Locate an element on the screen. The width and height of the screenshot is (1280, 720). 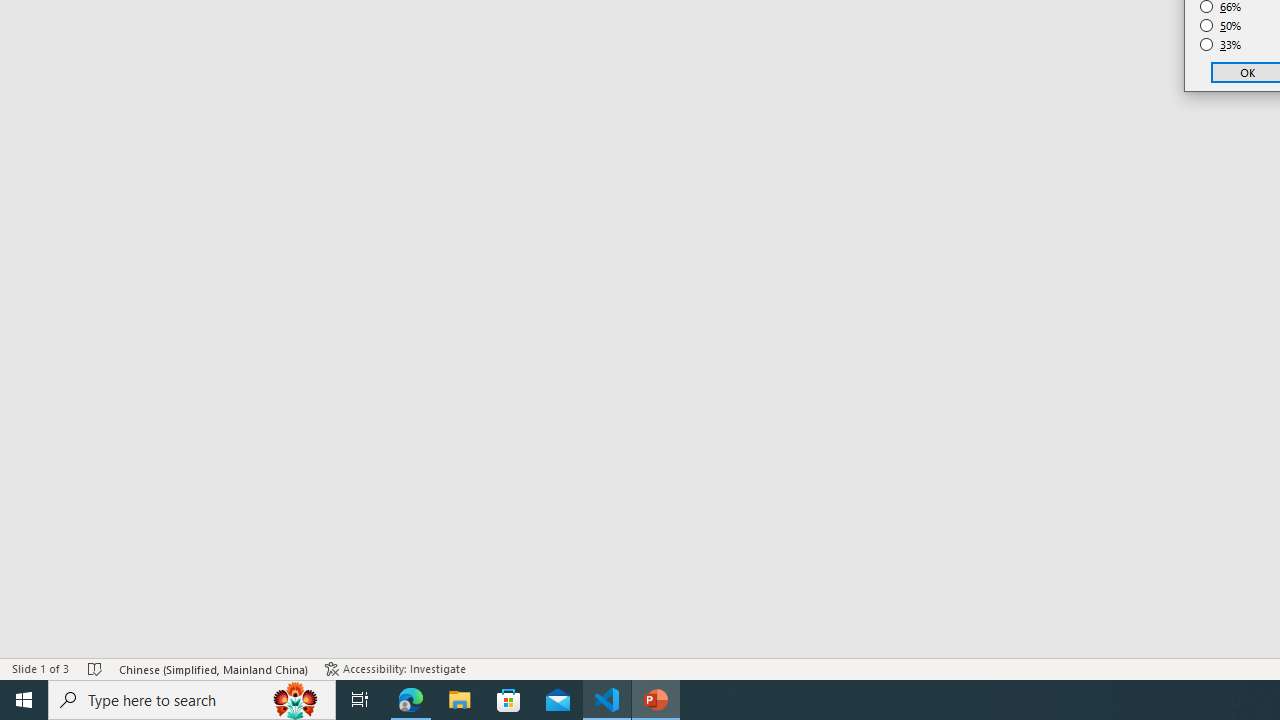
'Task View' is located at coordinates (359, 698).